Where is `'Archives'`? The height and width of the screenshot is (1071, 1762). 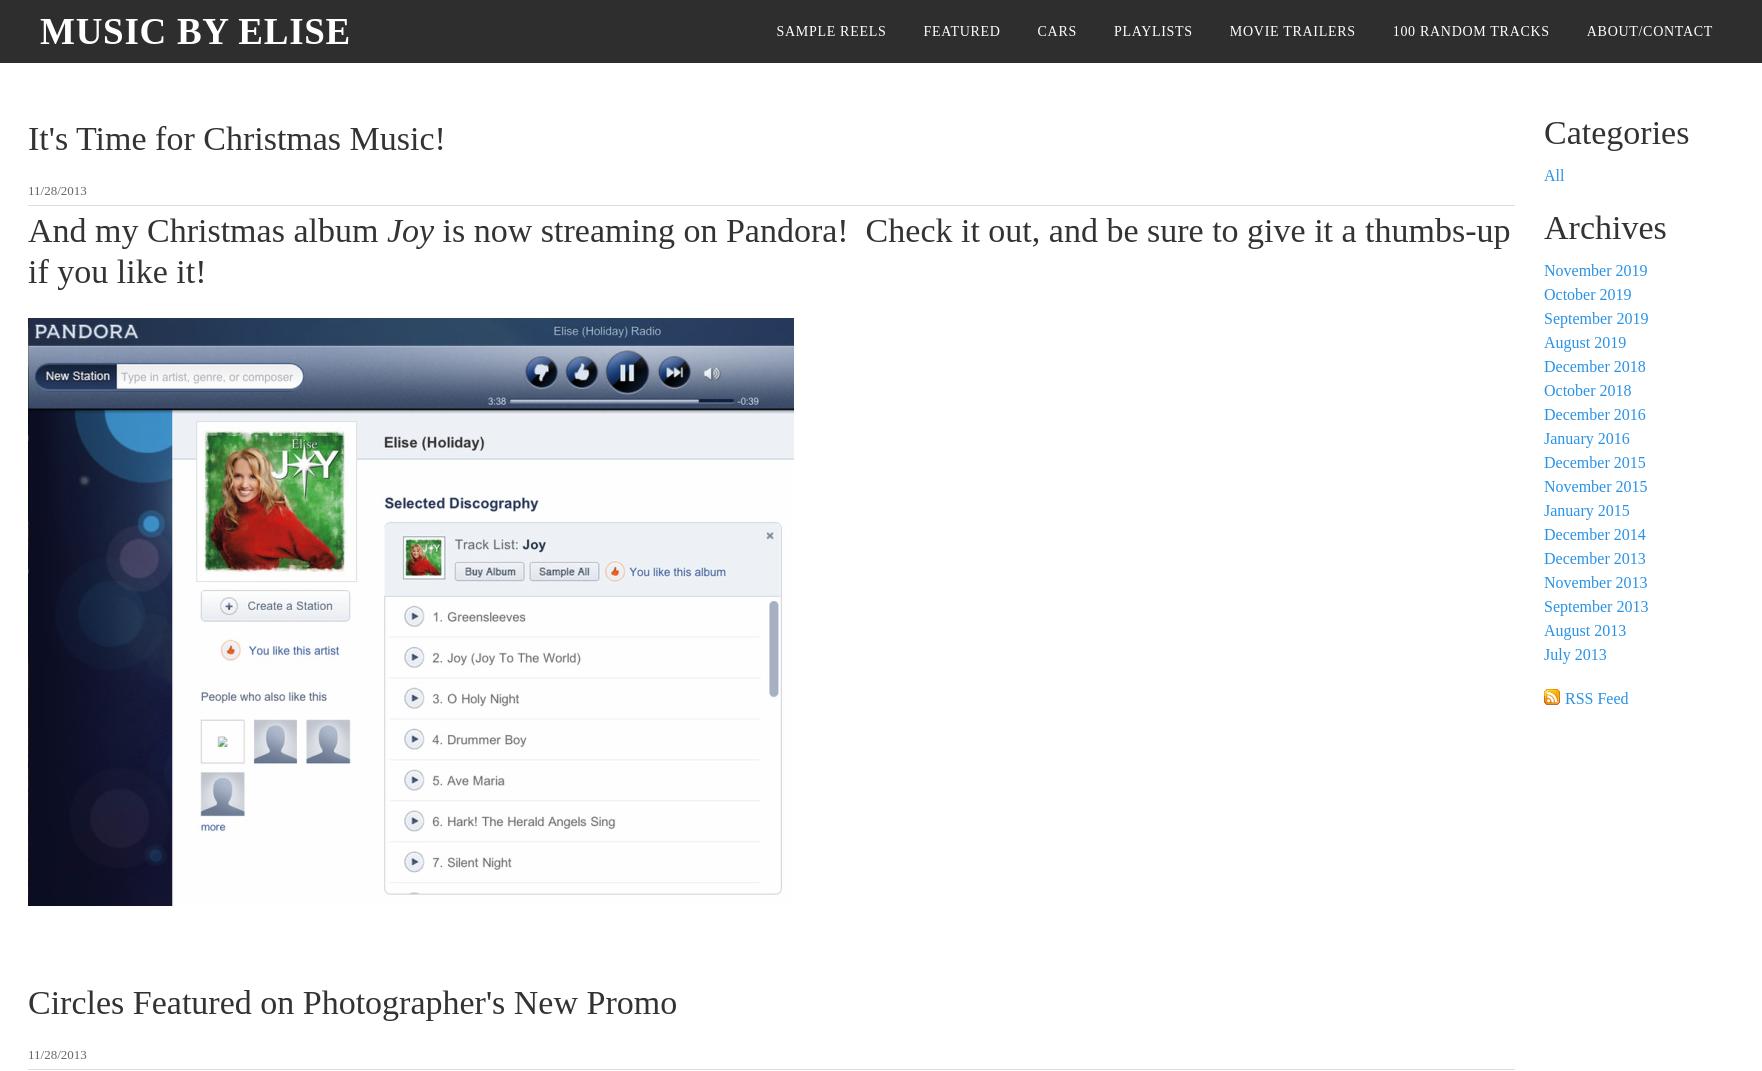 'Archives' is located at coordinates (1604, 225).